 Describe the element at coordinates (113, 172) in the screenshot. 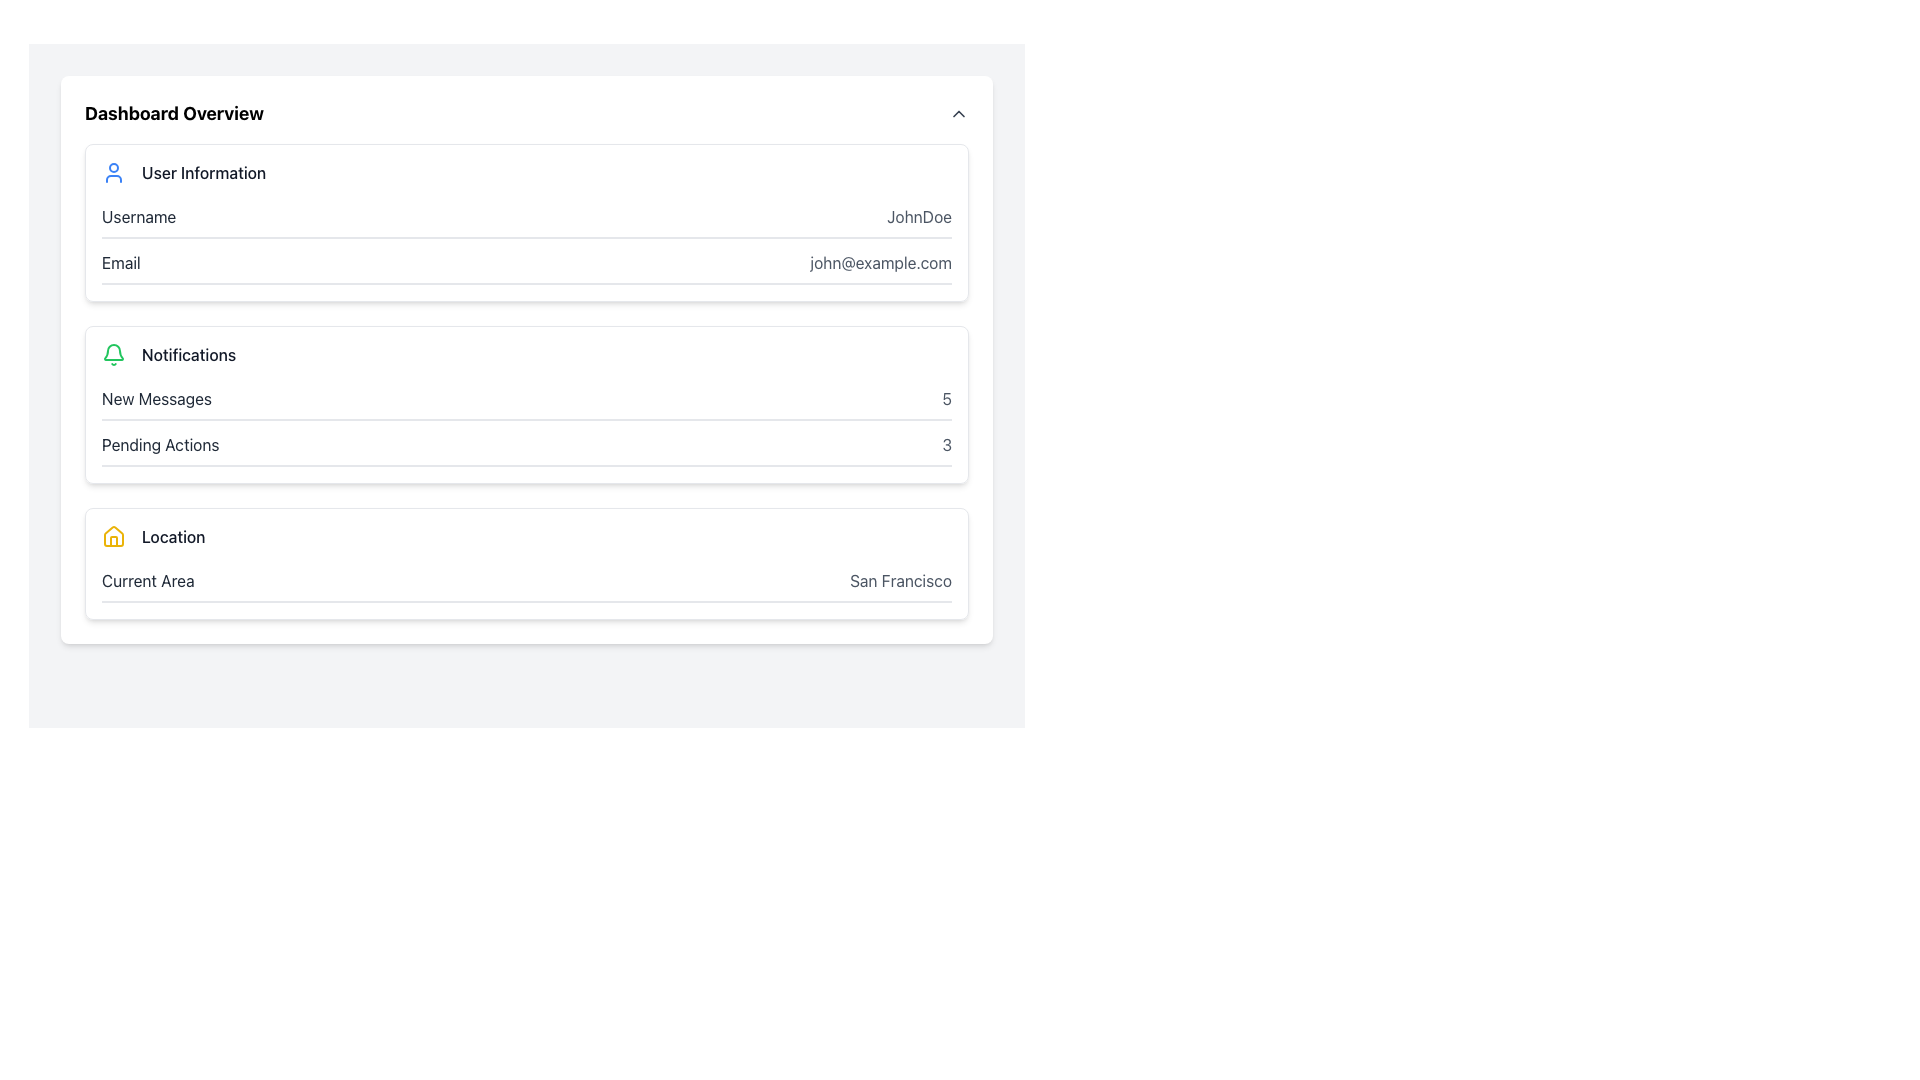

I see `the blue user figure icon located at the beginning of the 'User Information' section, which consists of an outlined circle and a connected shape representing a user` at that location.